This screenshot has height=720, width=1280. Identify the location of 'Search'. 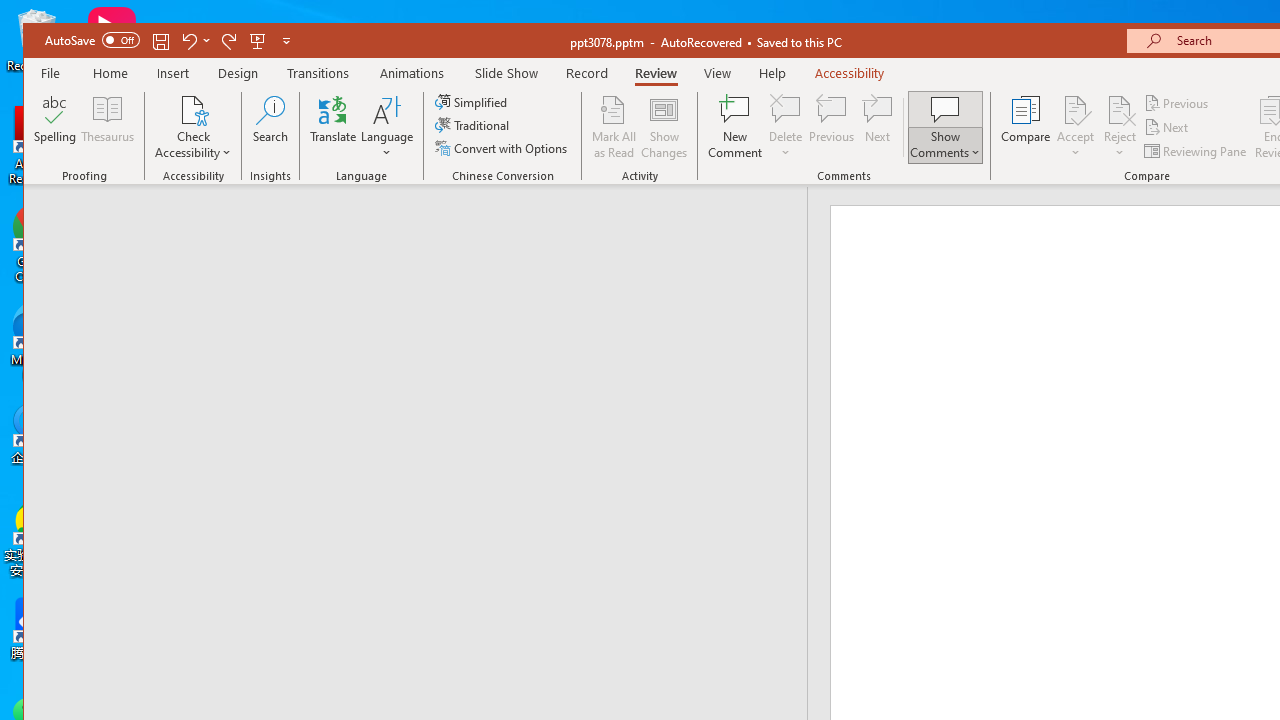
(269, 127).